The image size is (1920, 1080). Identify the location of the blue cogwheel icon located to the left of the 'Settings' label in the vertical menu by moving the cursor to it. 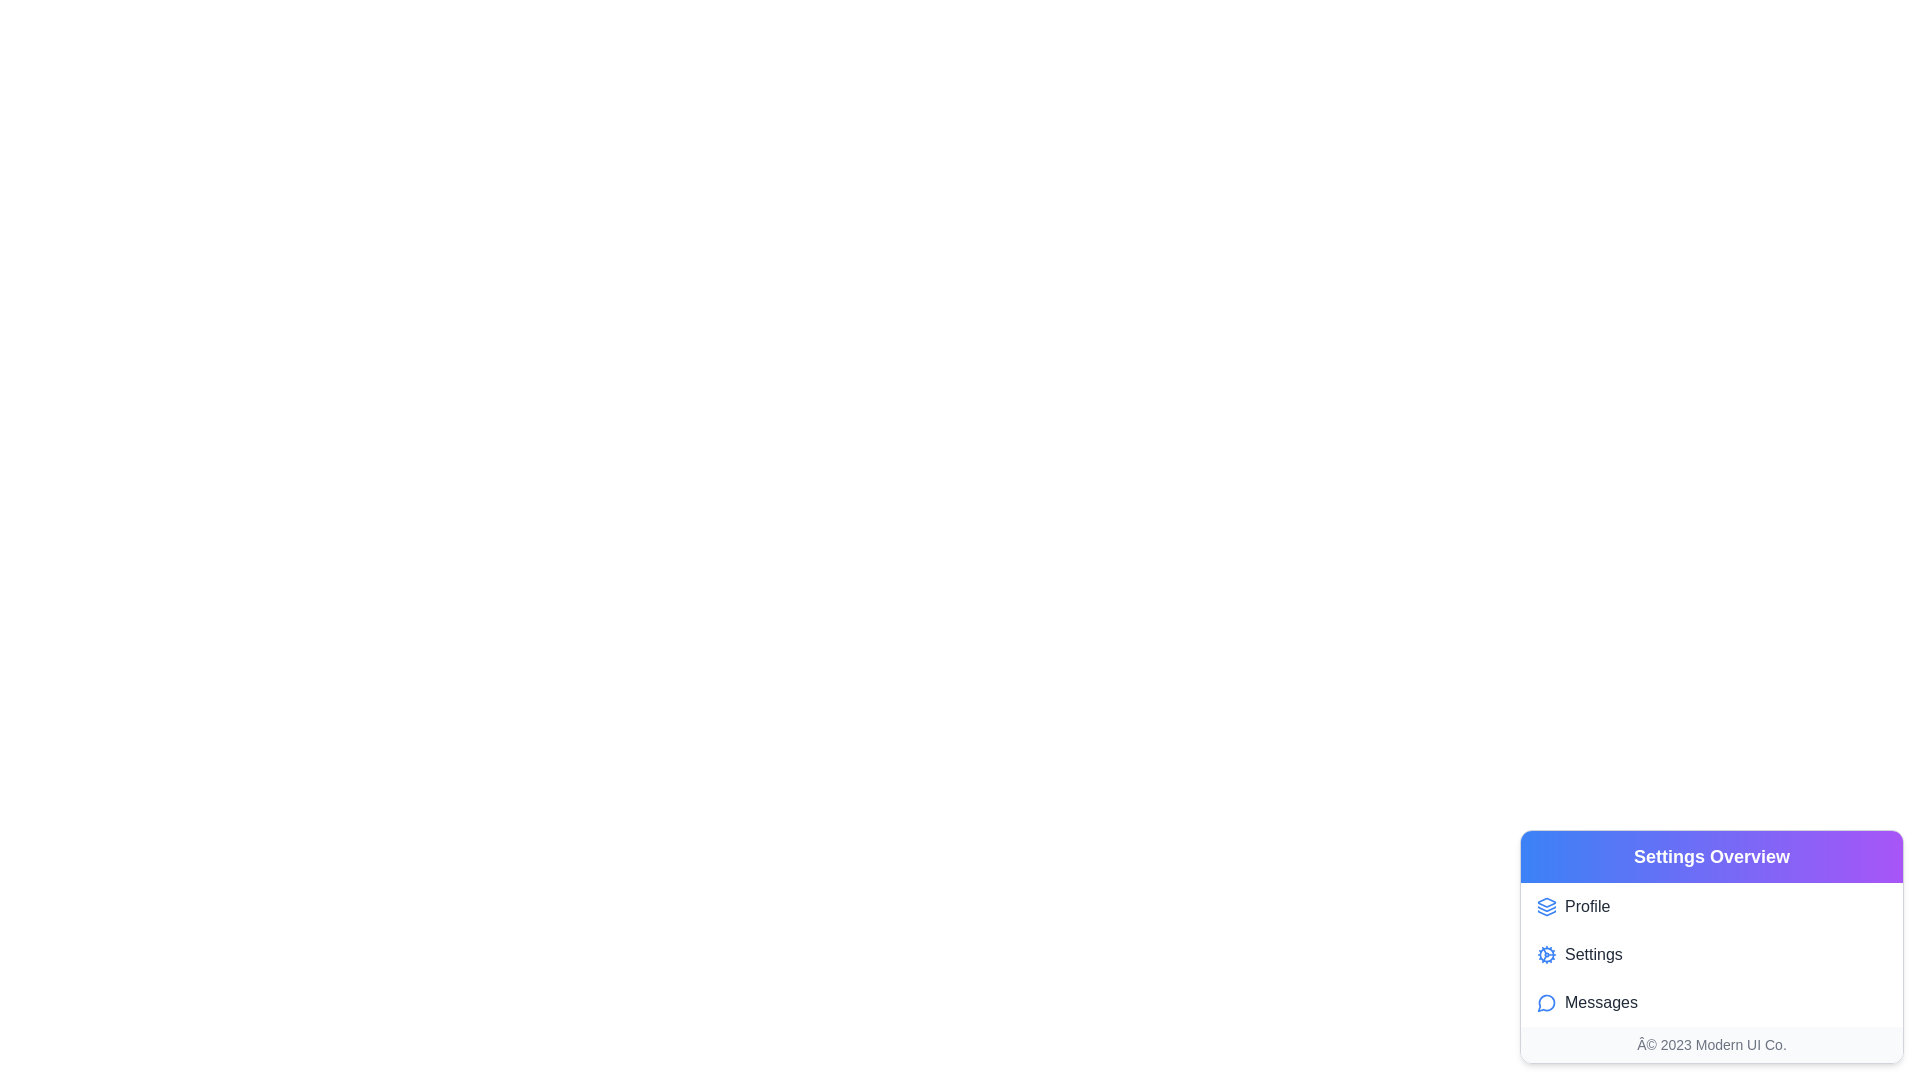
(1545, 954).